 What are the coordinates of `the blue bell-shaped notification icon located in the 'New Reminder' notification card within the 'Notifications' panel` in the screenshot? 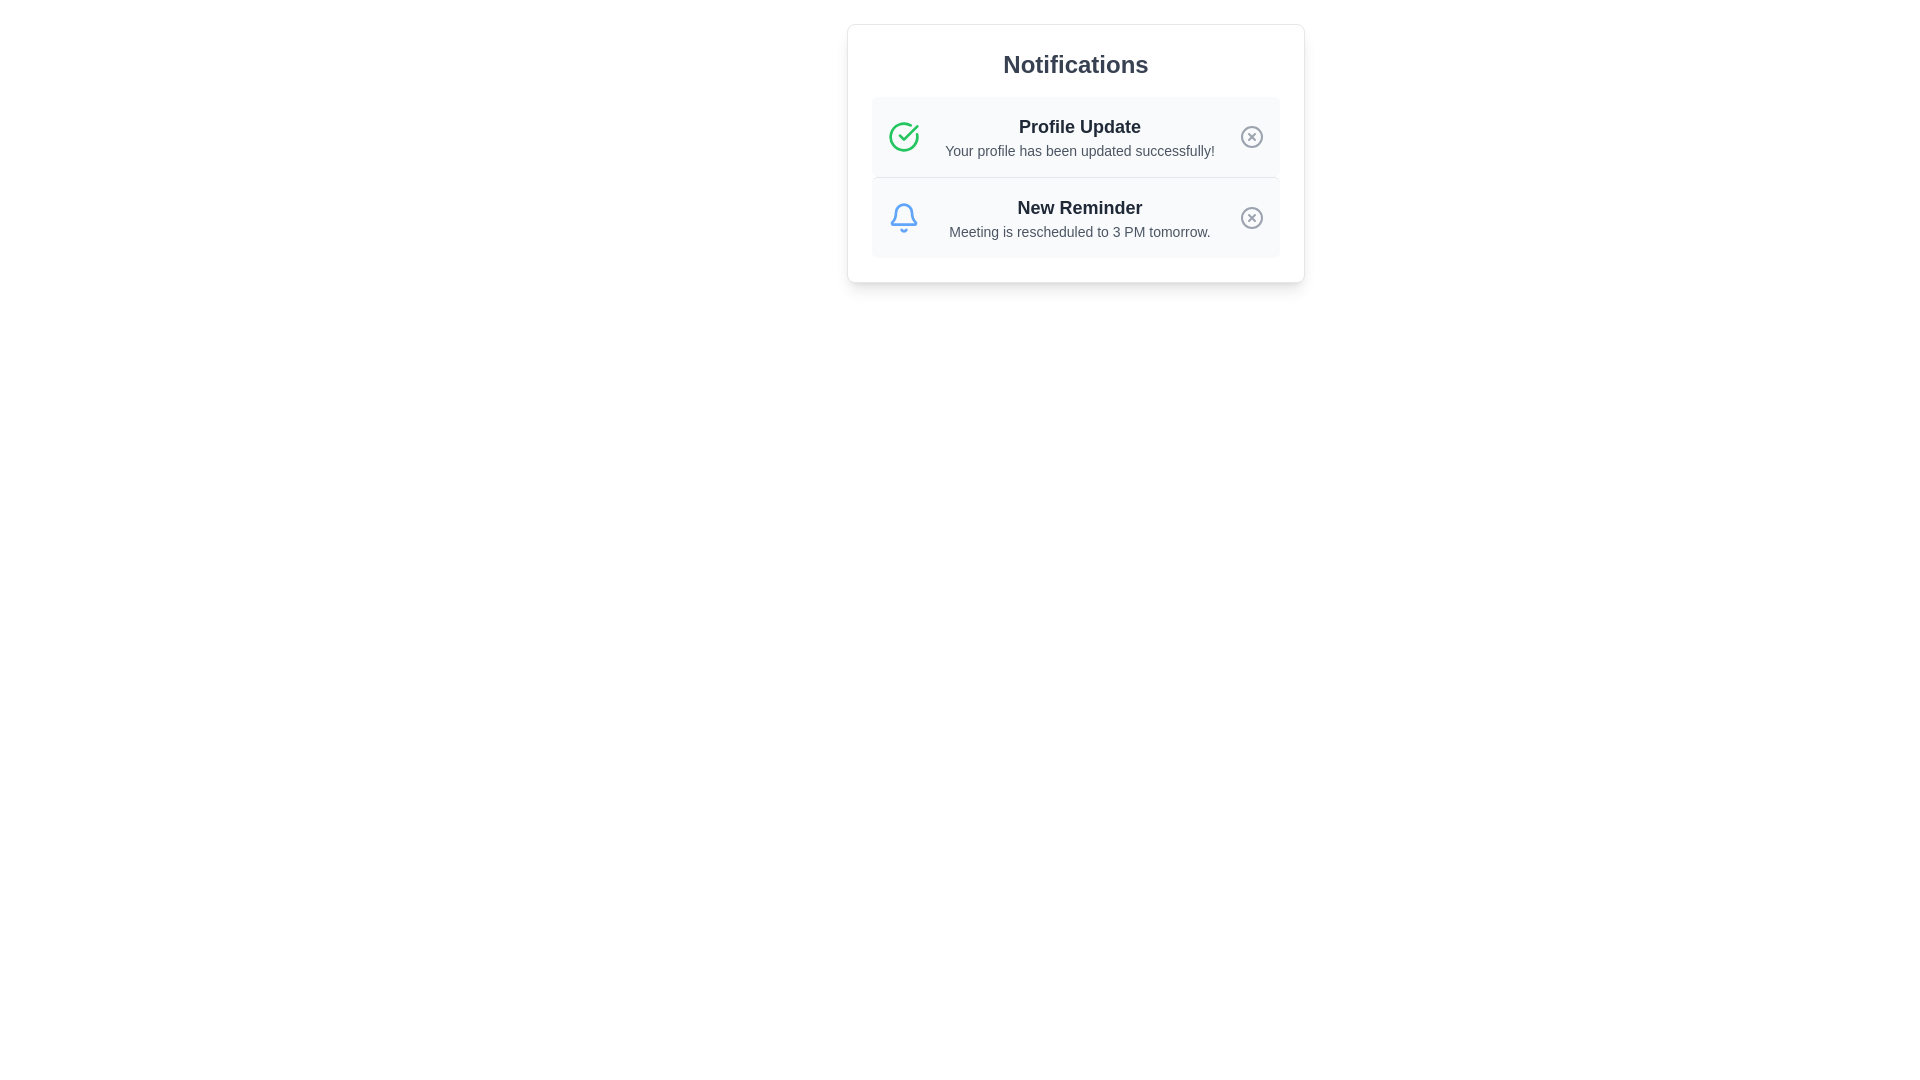 It's located at (902, 214).